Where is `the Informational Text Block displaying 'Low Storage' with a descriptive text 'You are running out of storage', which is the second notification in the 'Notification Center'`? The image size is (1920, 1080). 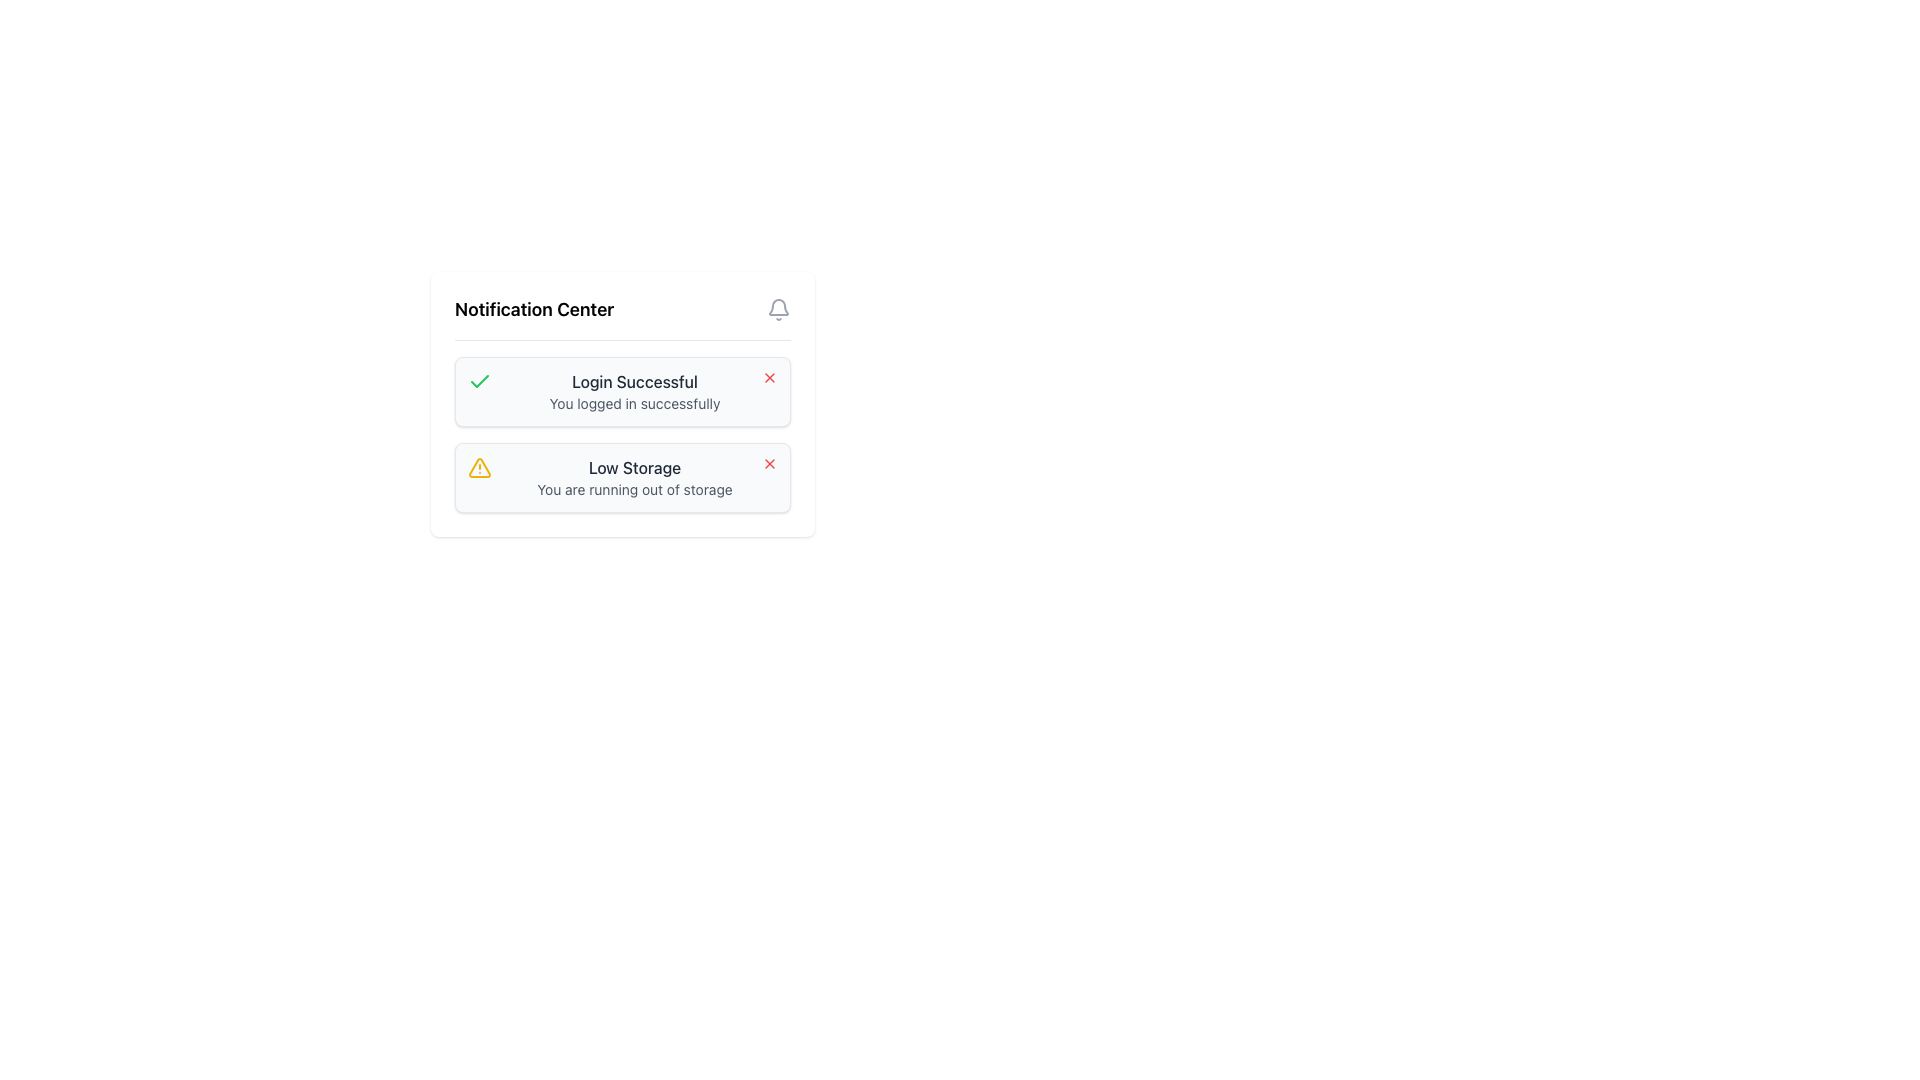
the Informational Text Block displaying 'Low Storage' with a descriptive text 'You are running out of storage', which is the second notification in the 'Notification Center' is located at coordinates (633, 478).